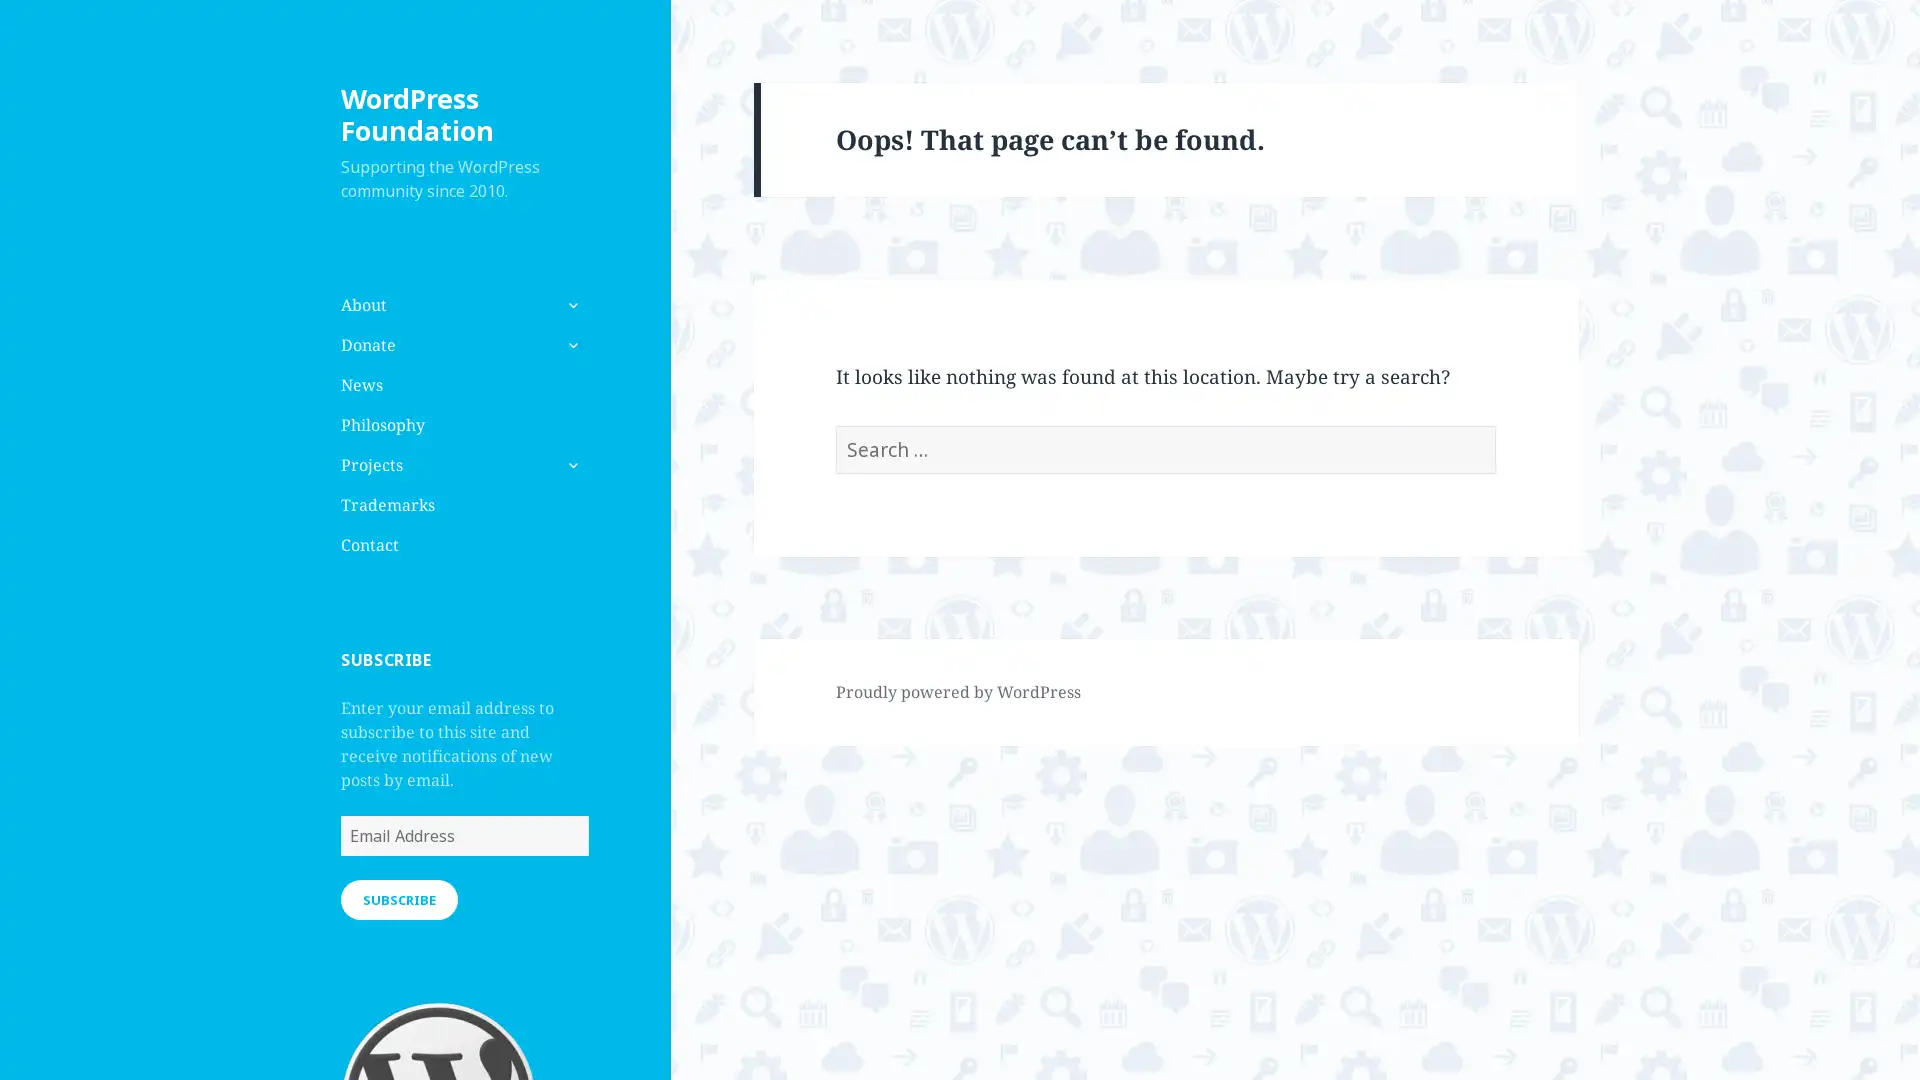  Describe the element at coordinates (570, 343) in the screenshot. I see `expand child menu` at that location.